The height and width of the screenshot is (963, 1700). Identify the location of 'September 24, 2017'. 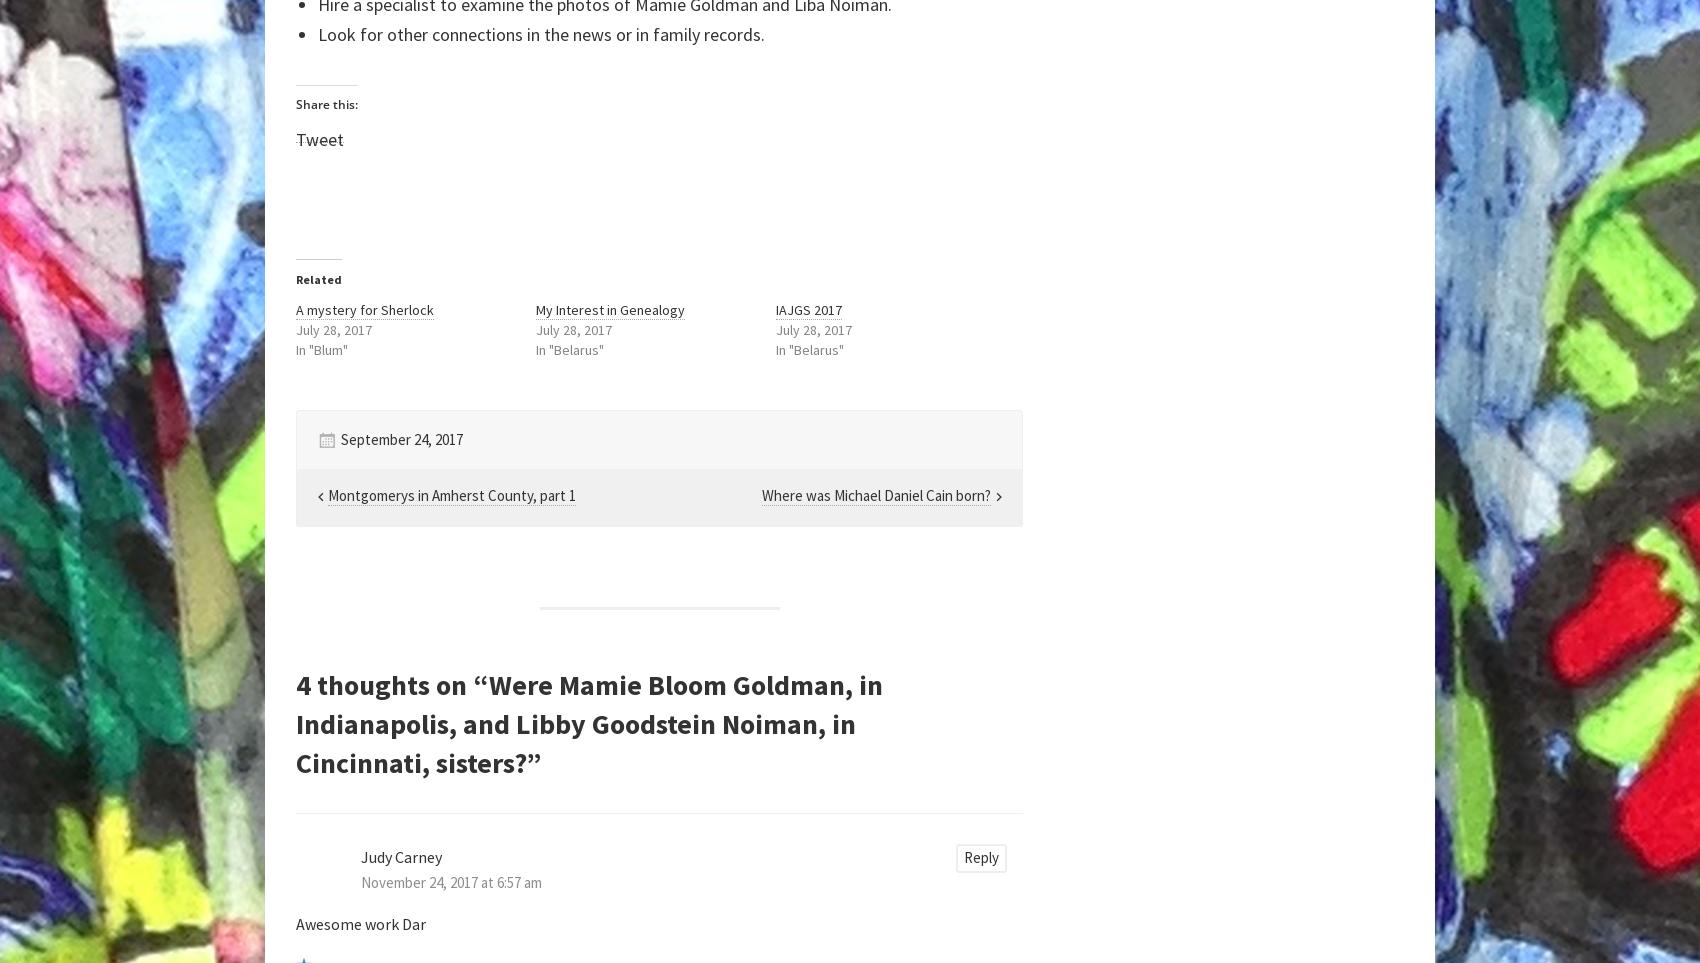
(401, 437).